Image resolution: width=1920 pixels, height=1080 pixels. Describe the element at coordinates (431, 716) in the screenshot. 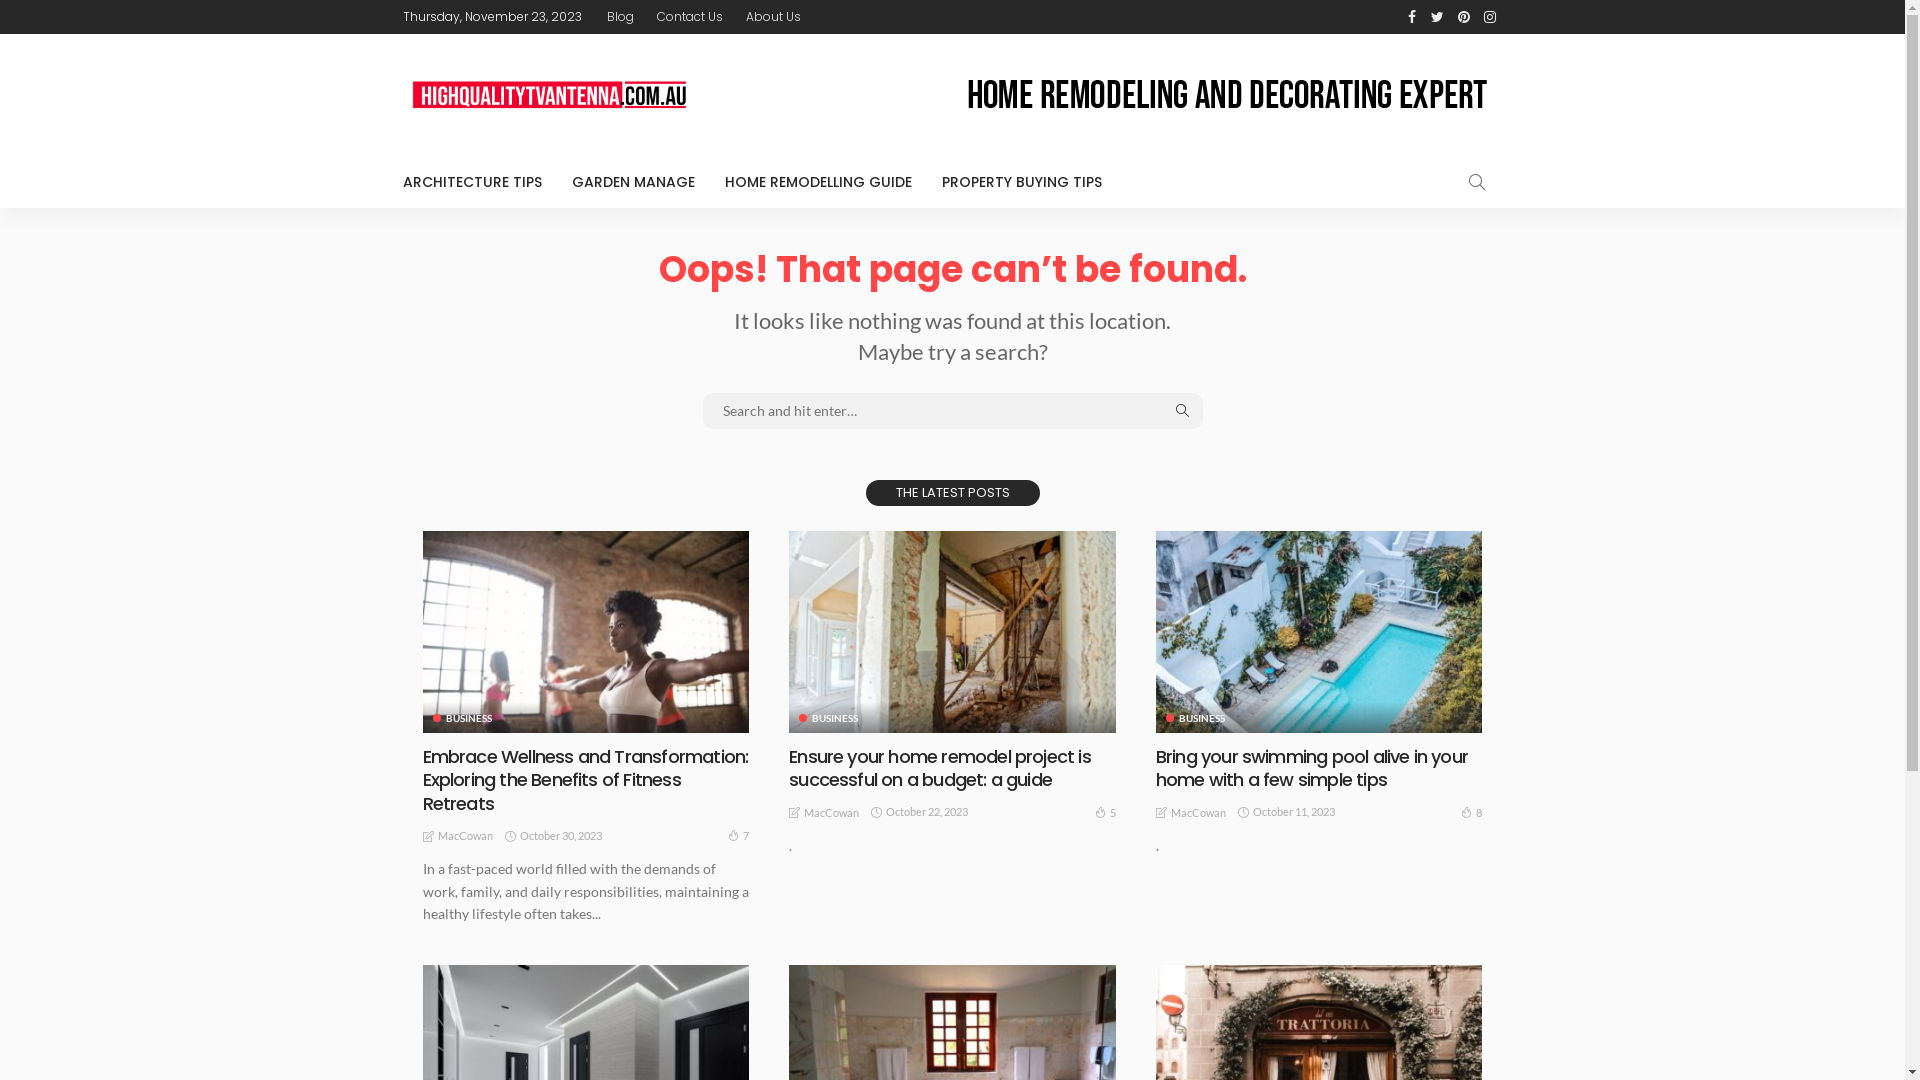

I see `'BUSINESS'` at that location.